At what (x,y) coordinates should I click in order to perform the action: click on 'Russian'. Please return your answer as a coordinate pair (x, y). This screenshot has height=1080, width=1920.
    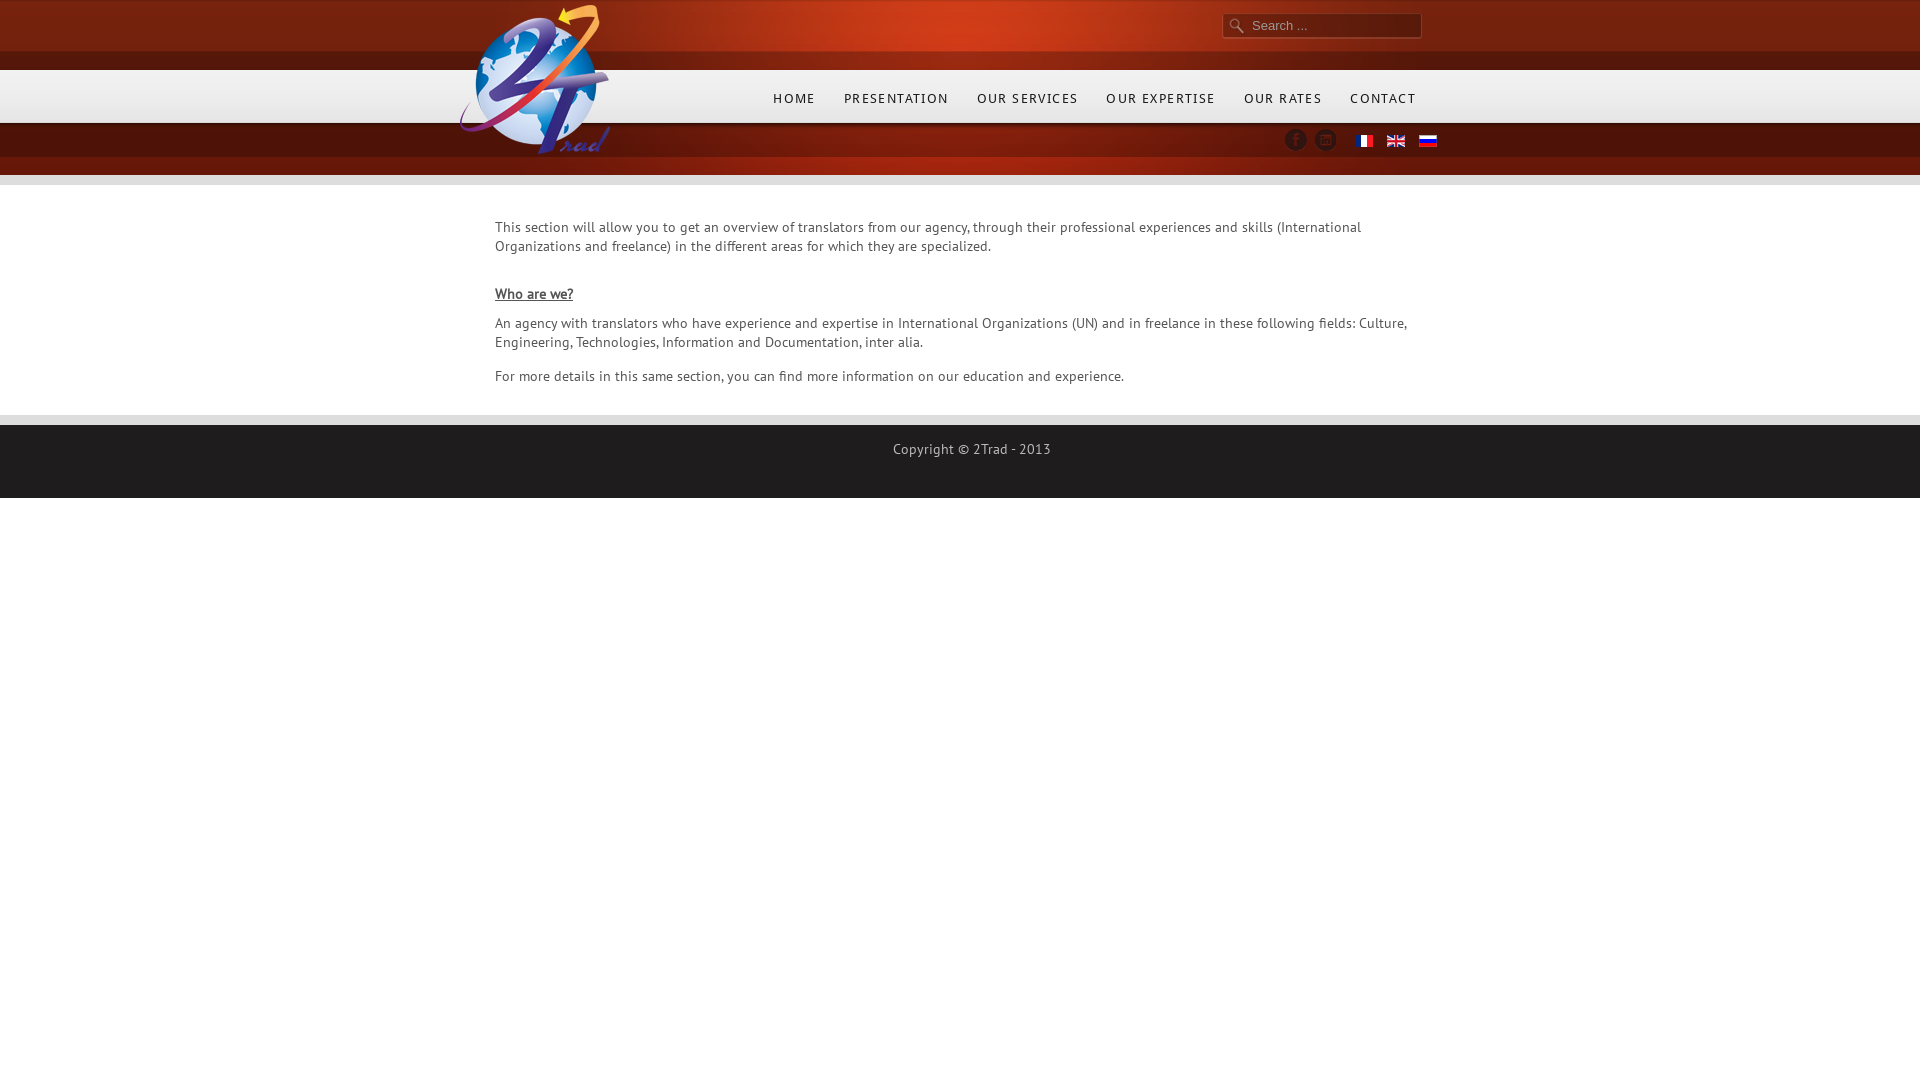
    Looking at the image, I should click on (1426, 138).